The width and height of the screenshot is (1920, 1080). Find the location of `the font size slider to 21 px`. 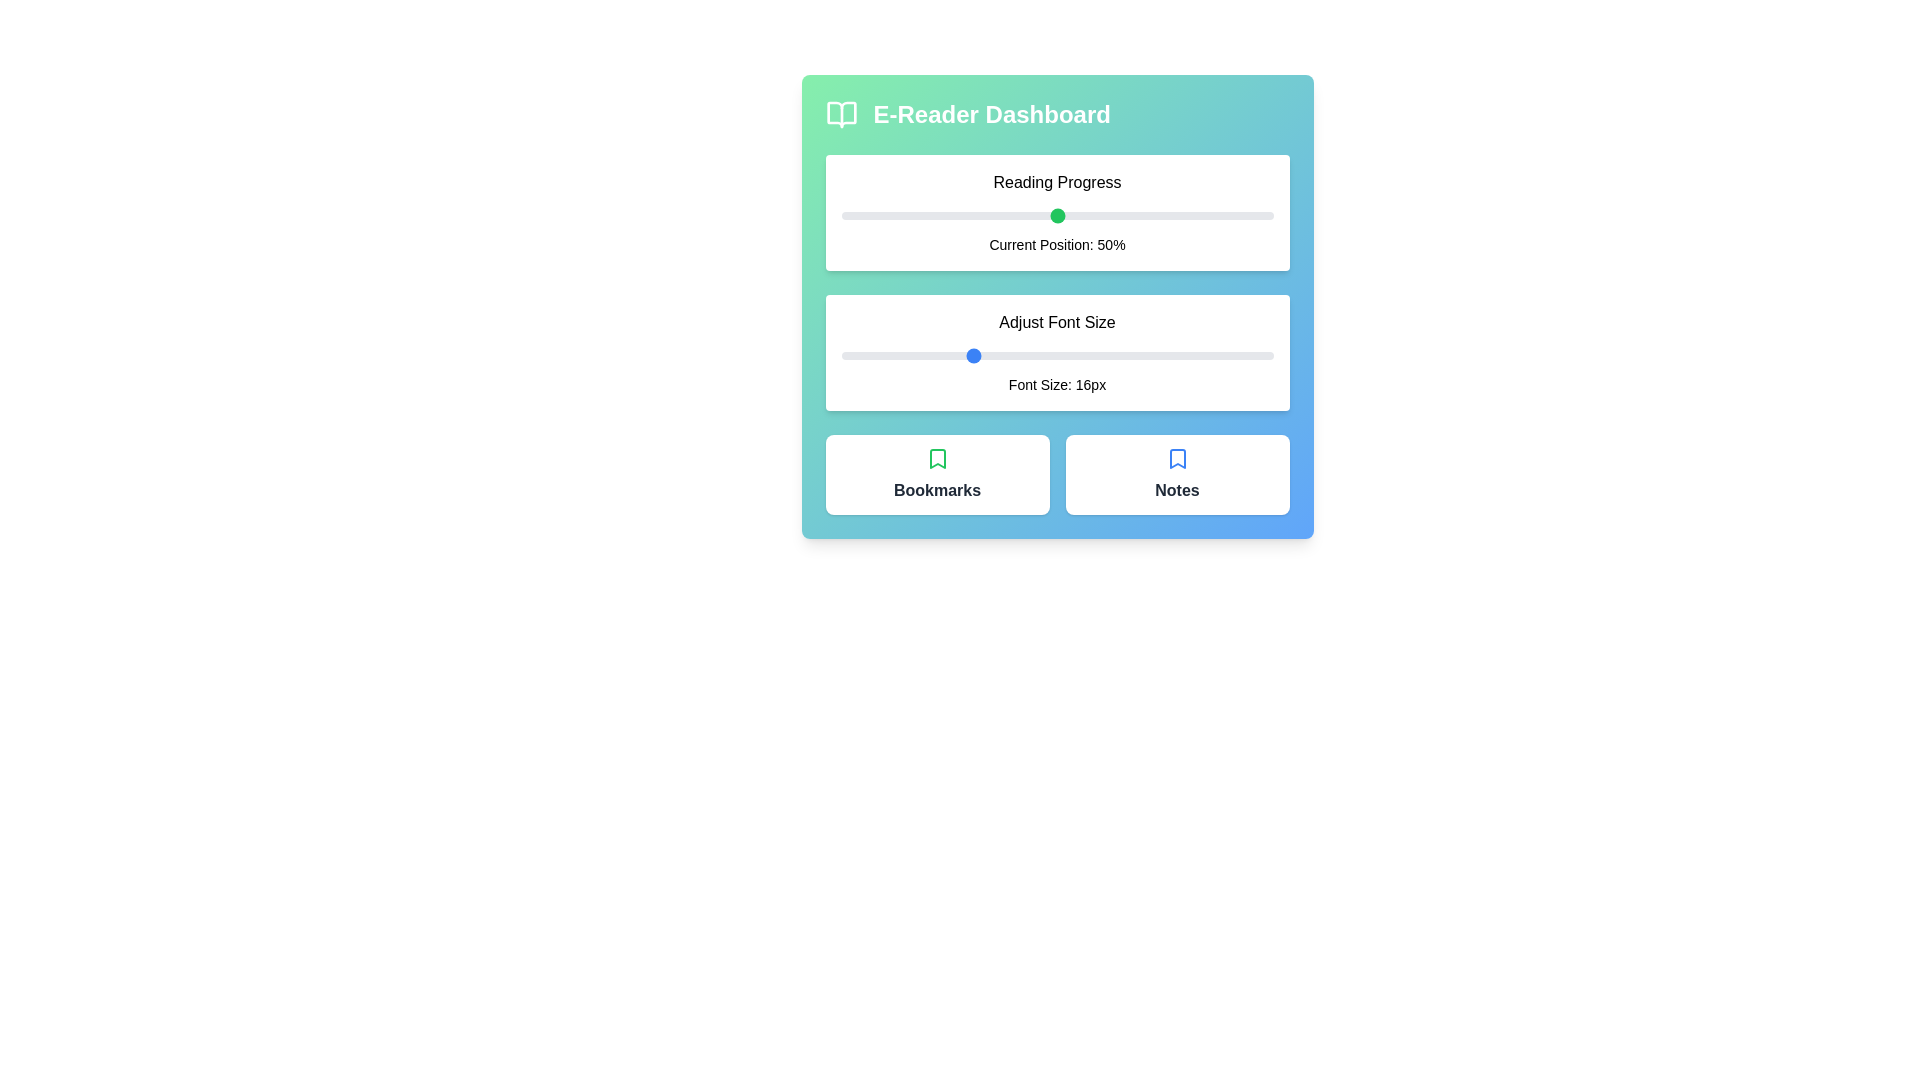

the font size slider to 21 px is located at coordinates (1078, 354).